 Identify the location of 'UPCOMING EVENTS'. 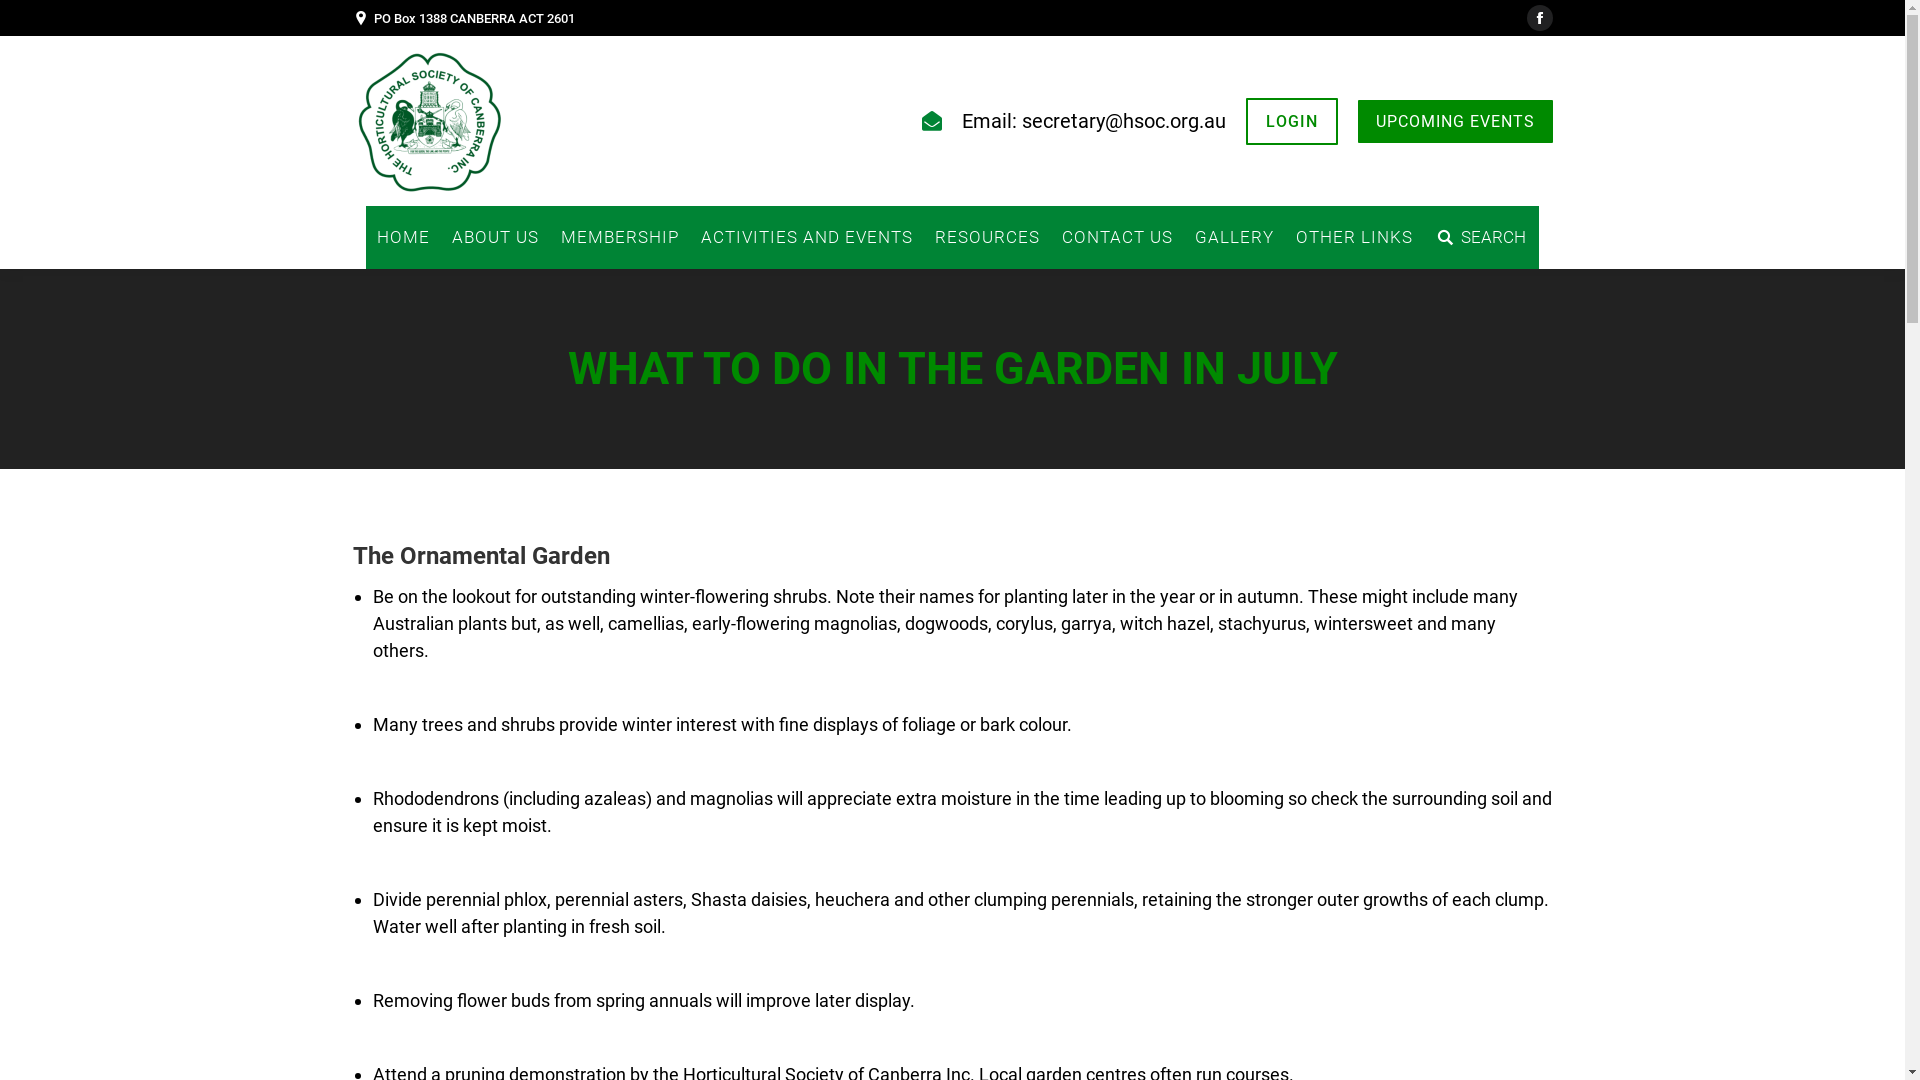
(1455, 121).